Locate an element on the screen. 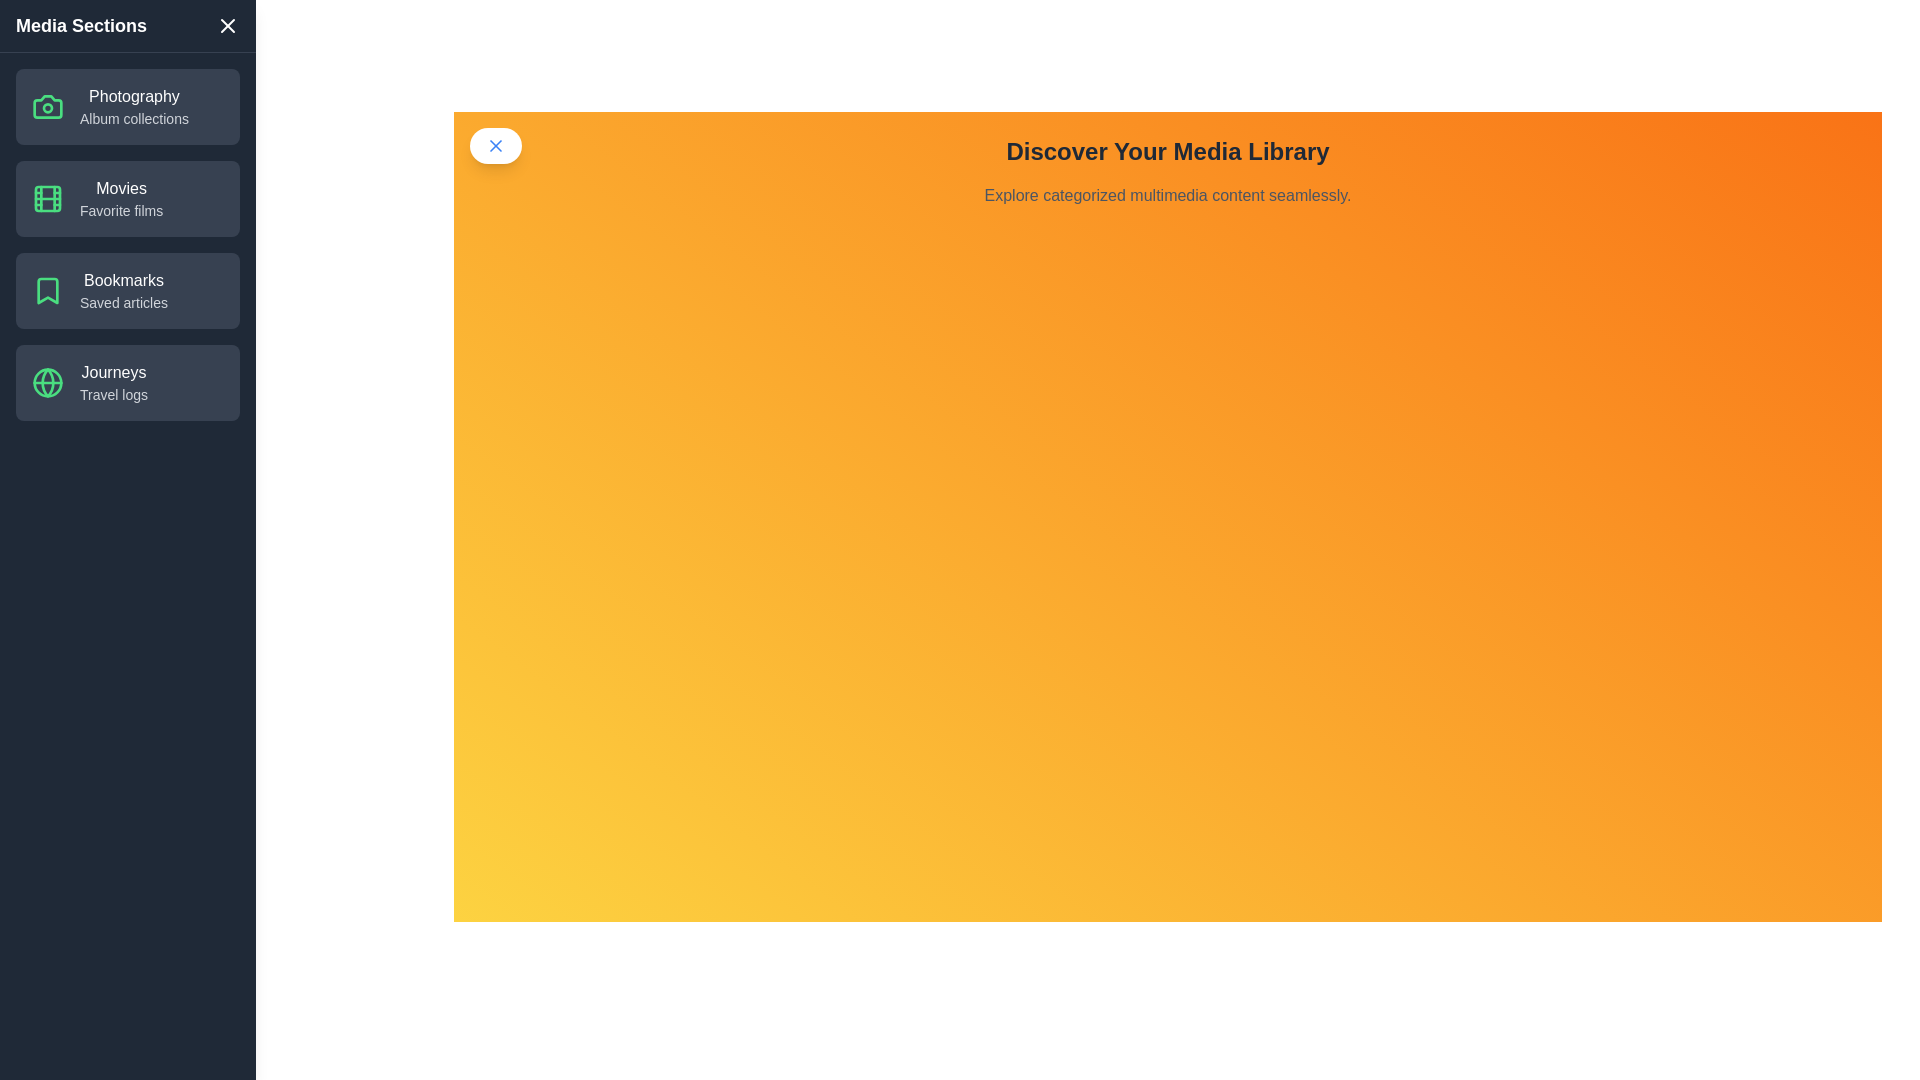 The width and height of the screenshot is (1920, 1080). the main text area to focus on it is located at coordinates (1167, 196).